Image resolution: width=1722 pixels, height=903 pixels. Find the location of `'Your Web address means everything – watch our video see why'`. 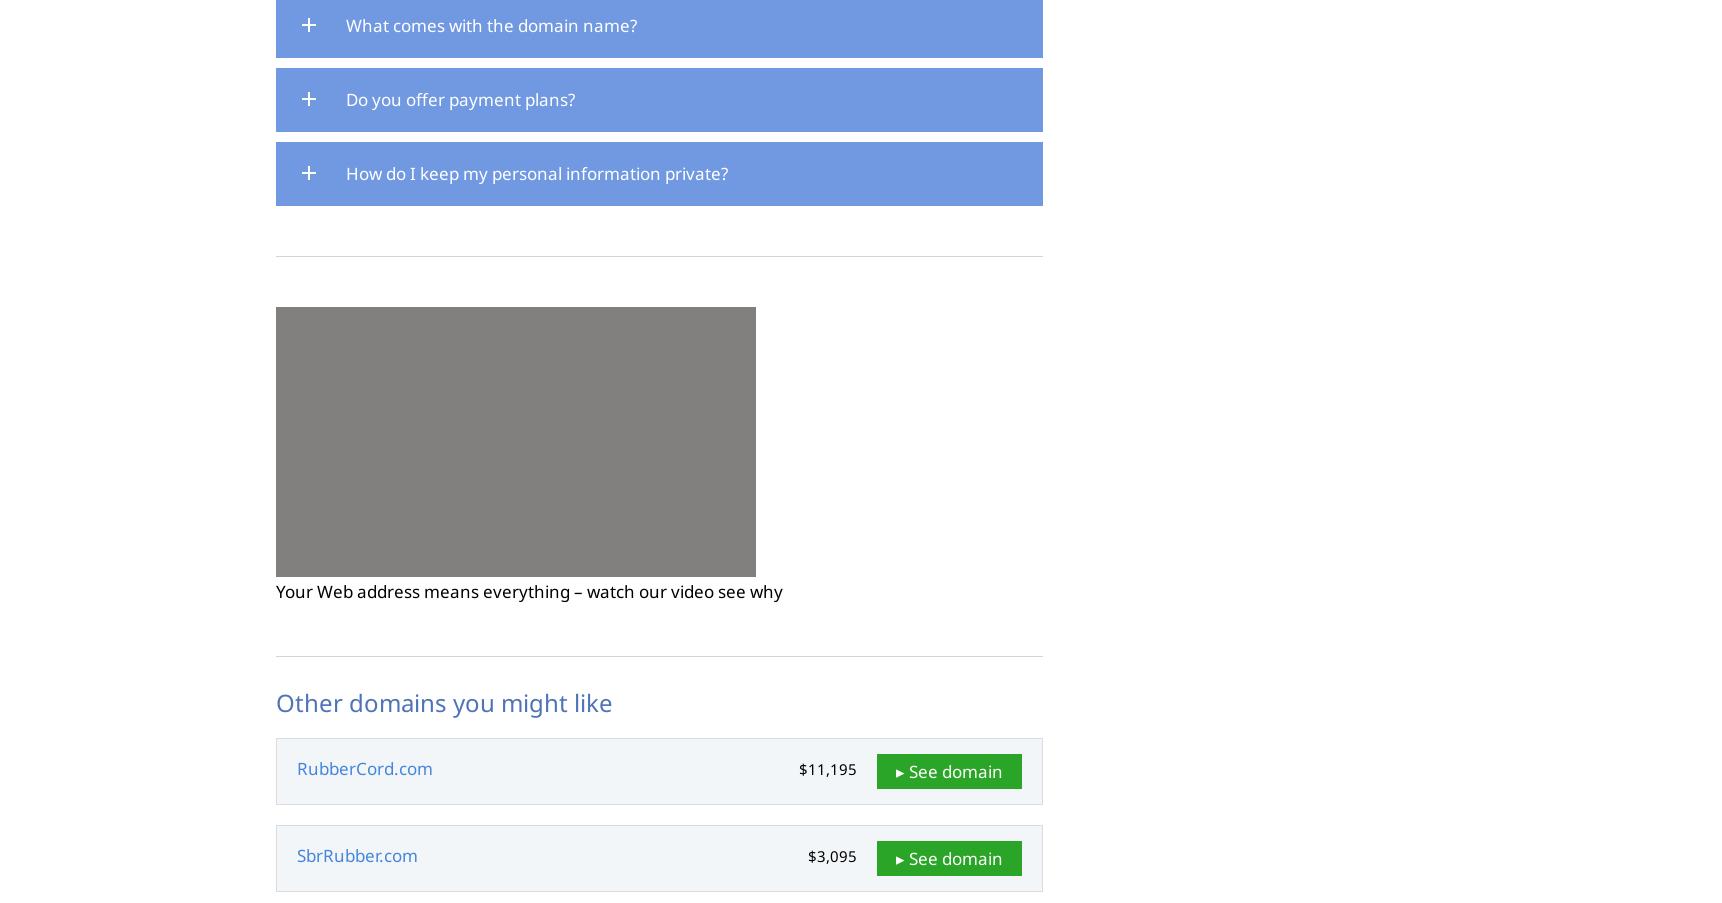

'Your Web address means everything – watch our video see why' is located at coordinates (529, 590).